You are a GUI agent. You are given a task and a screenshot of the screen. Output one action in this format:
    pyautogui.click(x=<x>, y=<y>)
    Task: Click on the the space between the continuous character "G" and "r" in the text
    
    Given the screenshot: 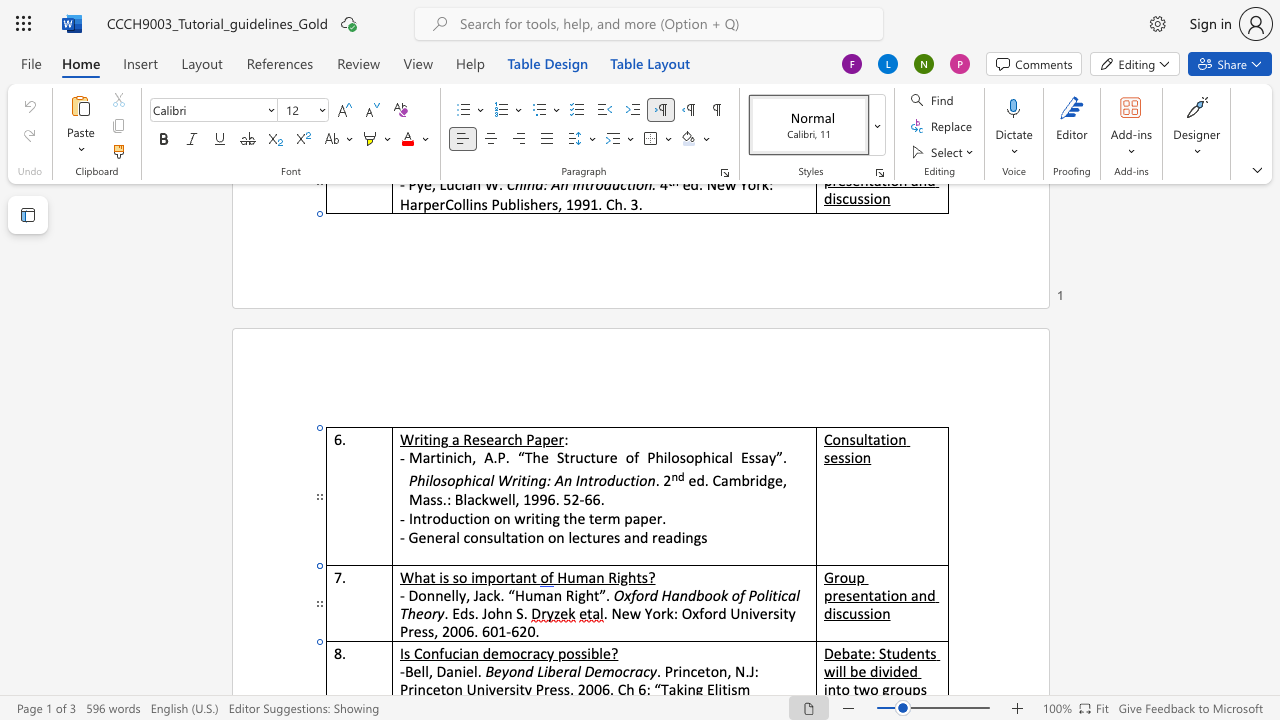 What is the action you would take?
    pyautogui.click(x=833, y=577)
    